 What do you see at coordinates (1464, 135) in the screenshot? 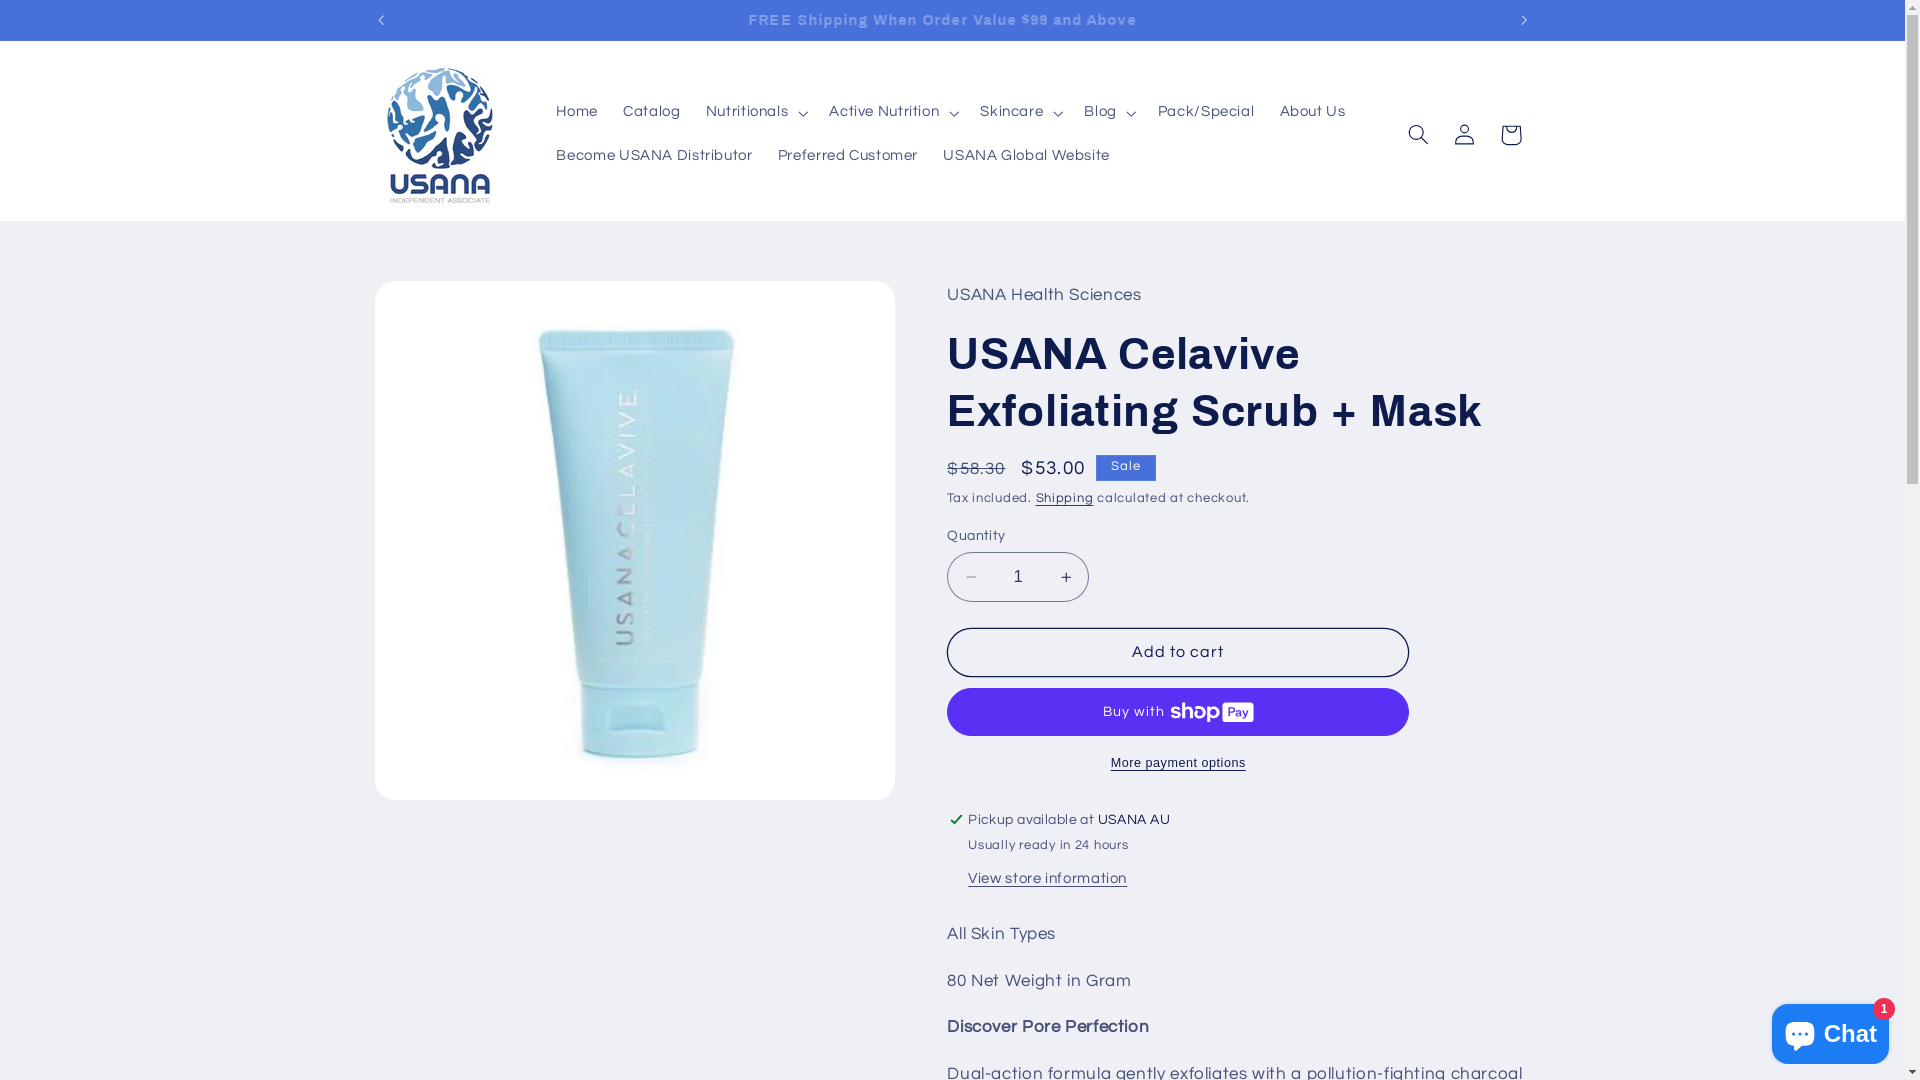
I see `'Log in'` at bounding box center [1464, 135].